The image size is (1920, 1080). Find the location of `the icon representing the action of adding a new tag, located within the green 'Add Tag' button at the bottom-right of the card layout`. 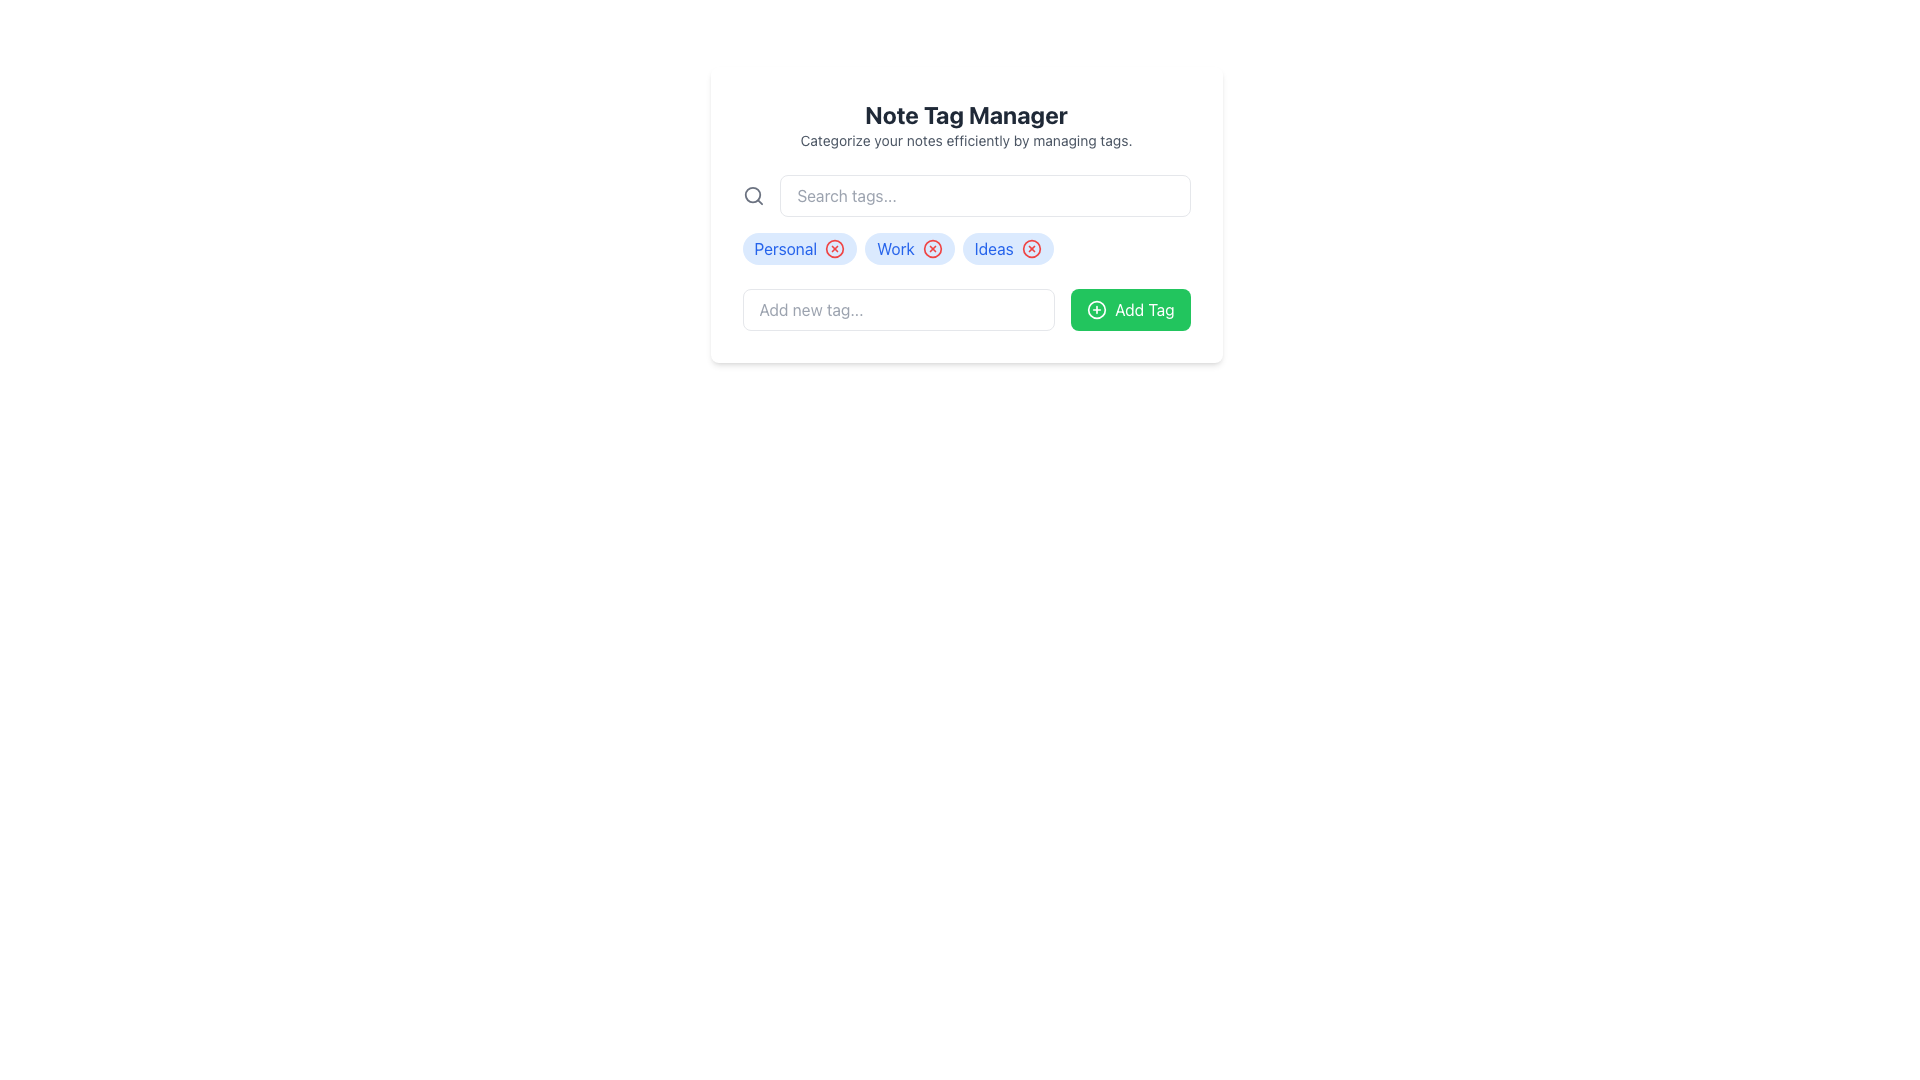

the icon representing the action of adding a new tag, located within the green 'Add Tag' button at the bottom-right of the card layout is located at coordinates (1096, 309).